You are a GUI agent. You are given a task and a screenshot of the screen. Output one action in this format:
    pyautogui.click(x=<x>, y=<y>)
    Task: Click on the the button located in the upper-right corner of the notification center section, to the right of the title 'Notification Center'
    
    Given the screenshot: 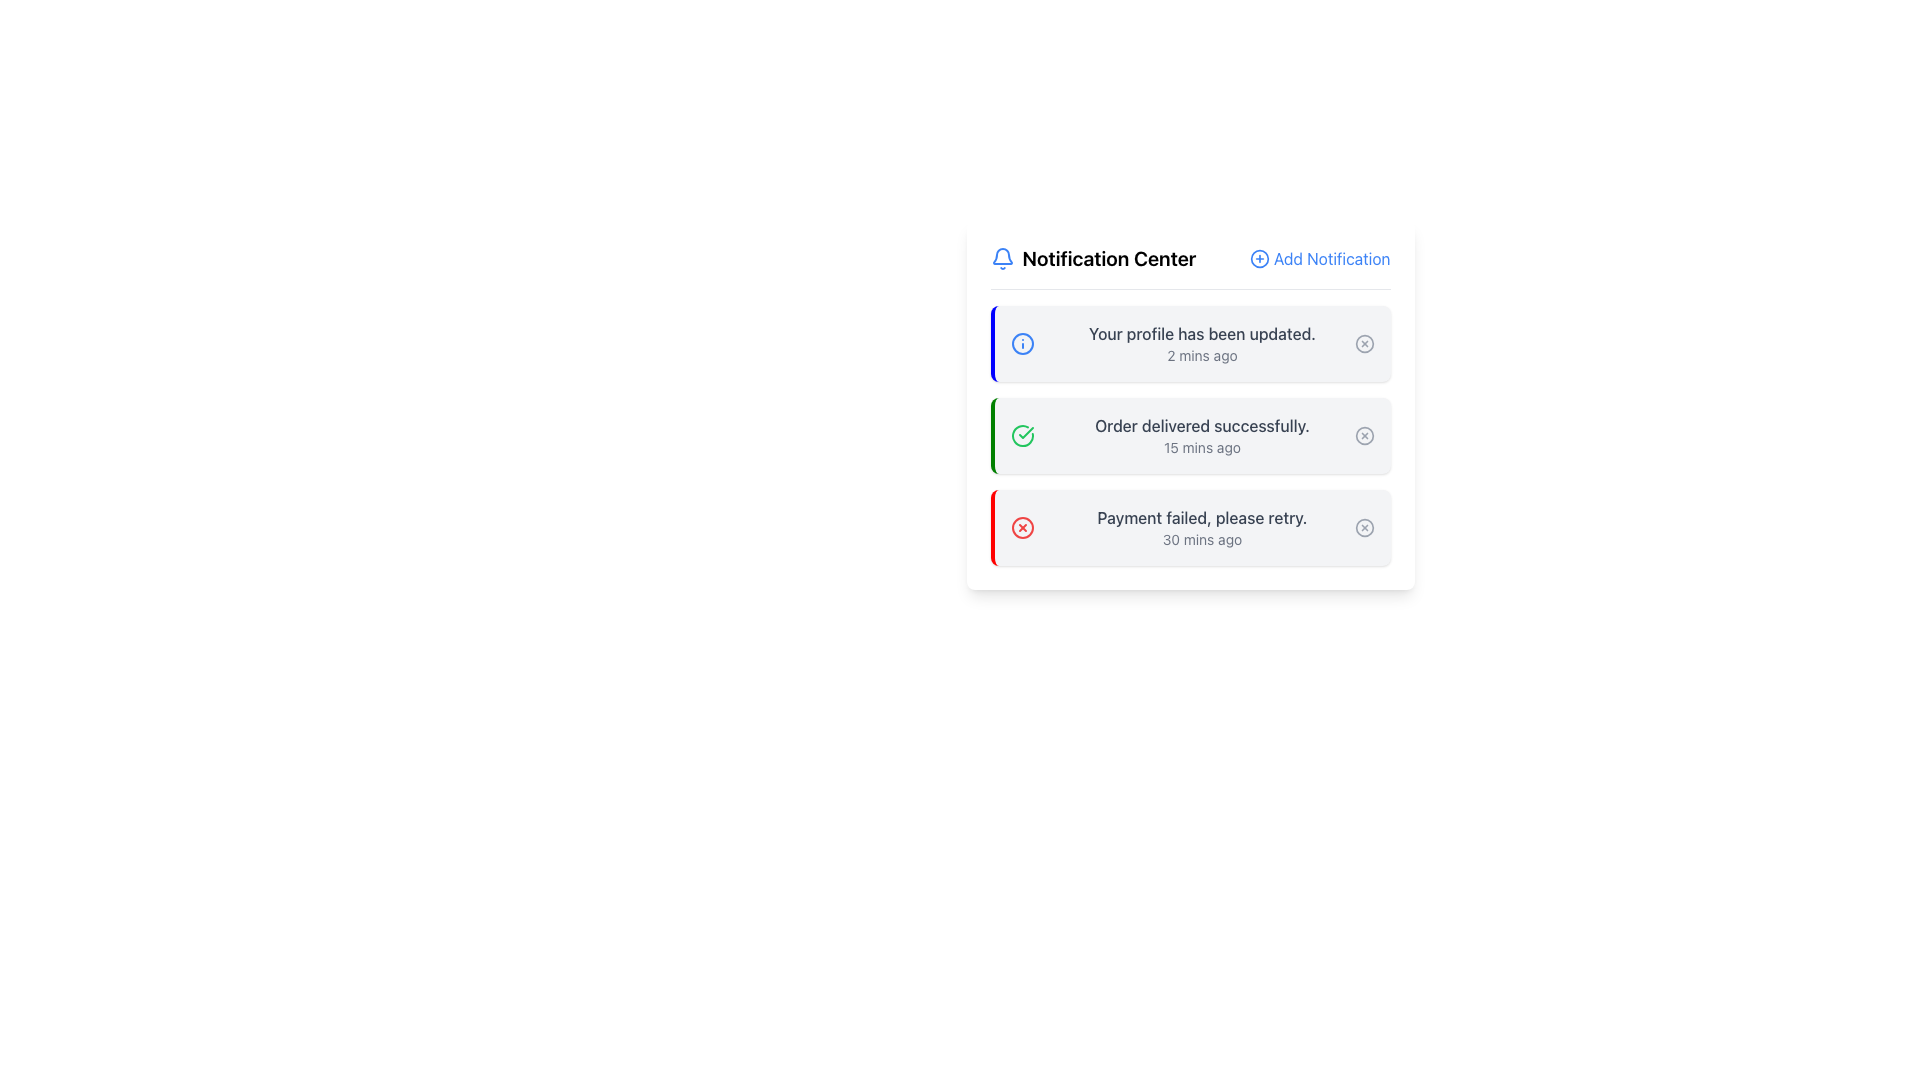 What is the action you would take?
    pyautogui.click(x=1320, y=257)
    